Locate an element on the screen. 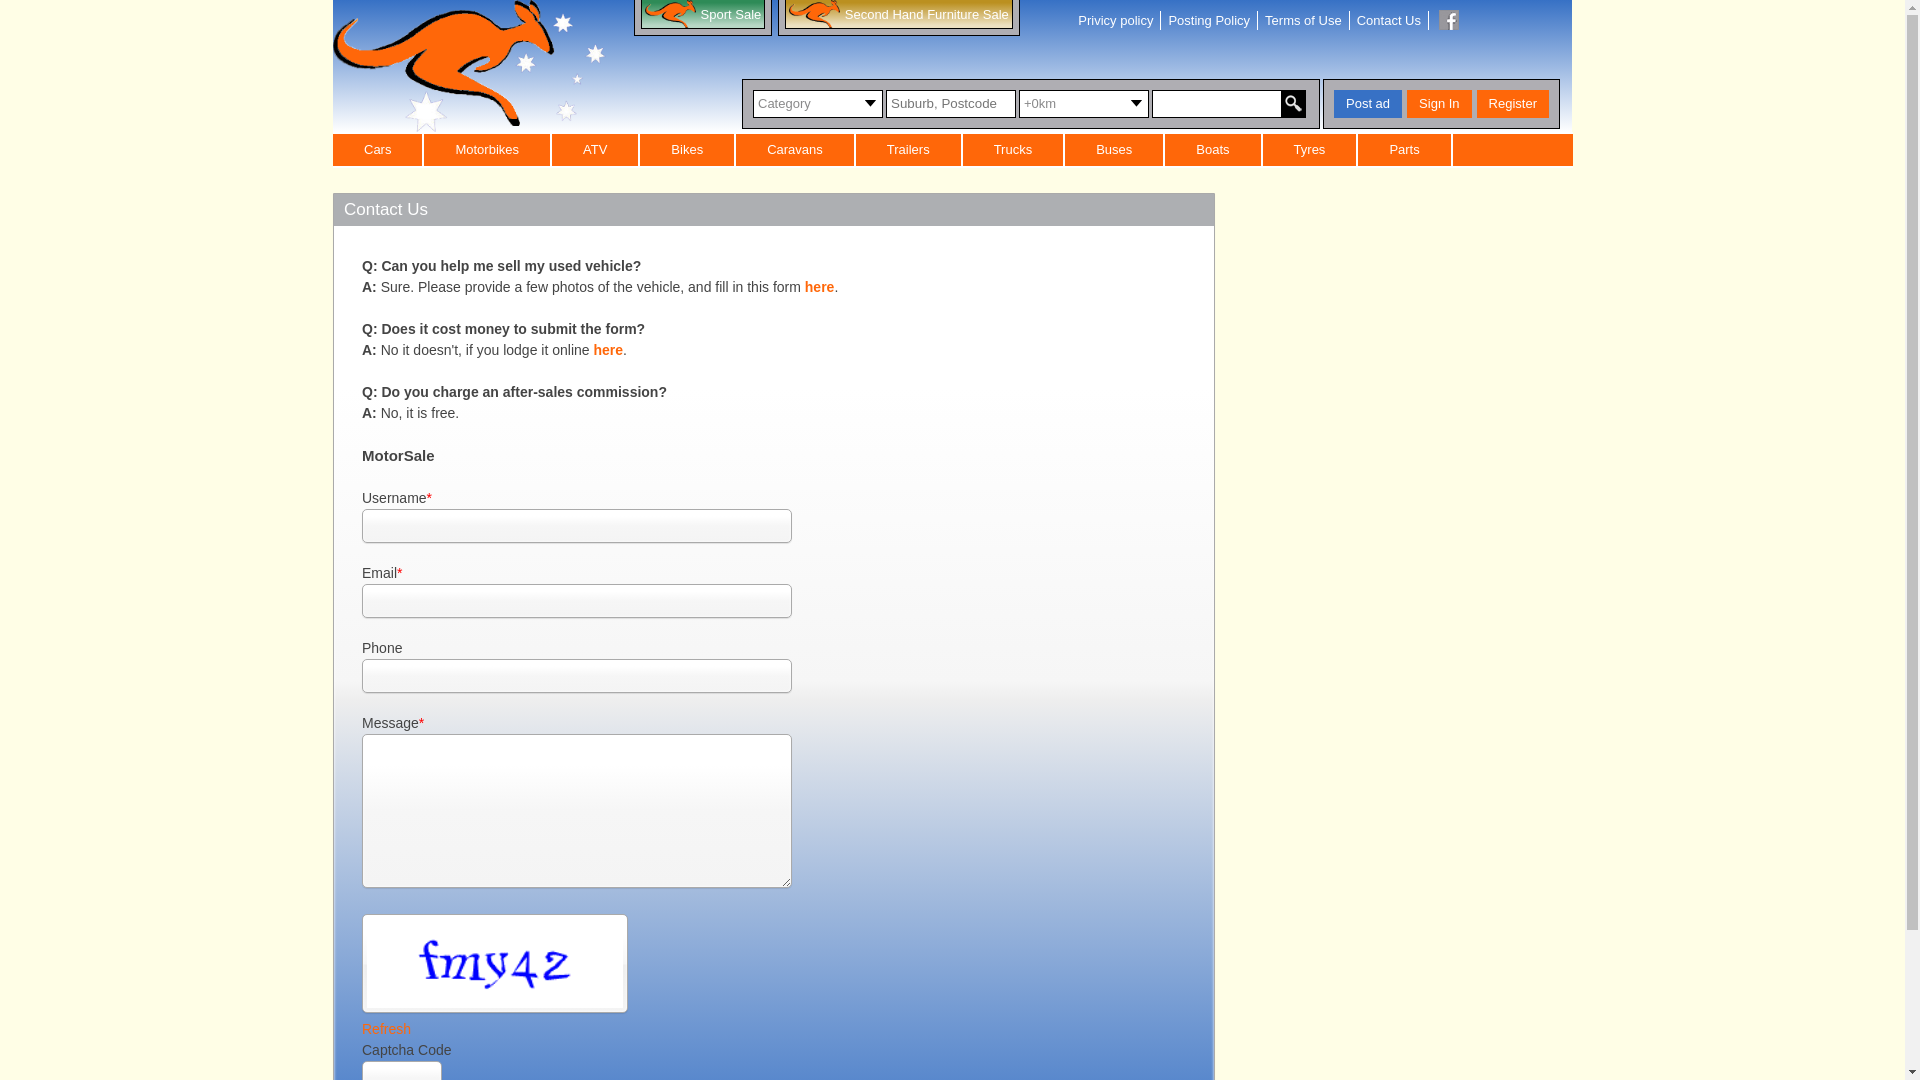  'Terms of Use' is located at coordinates (1303, 20).